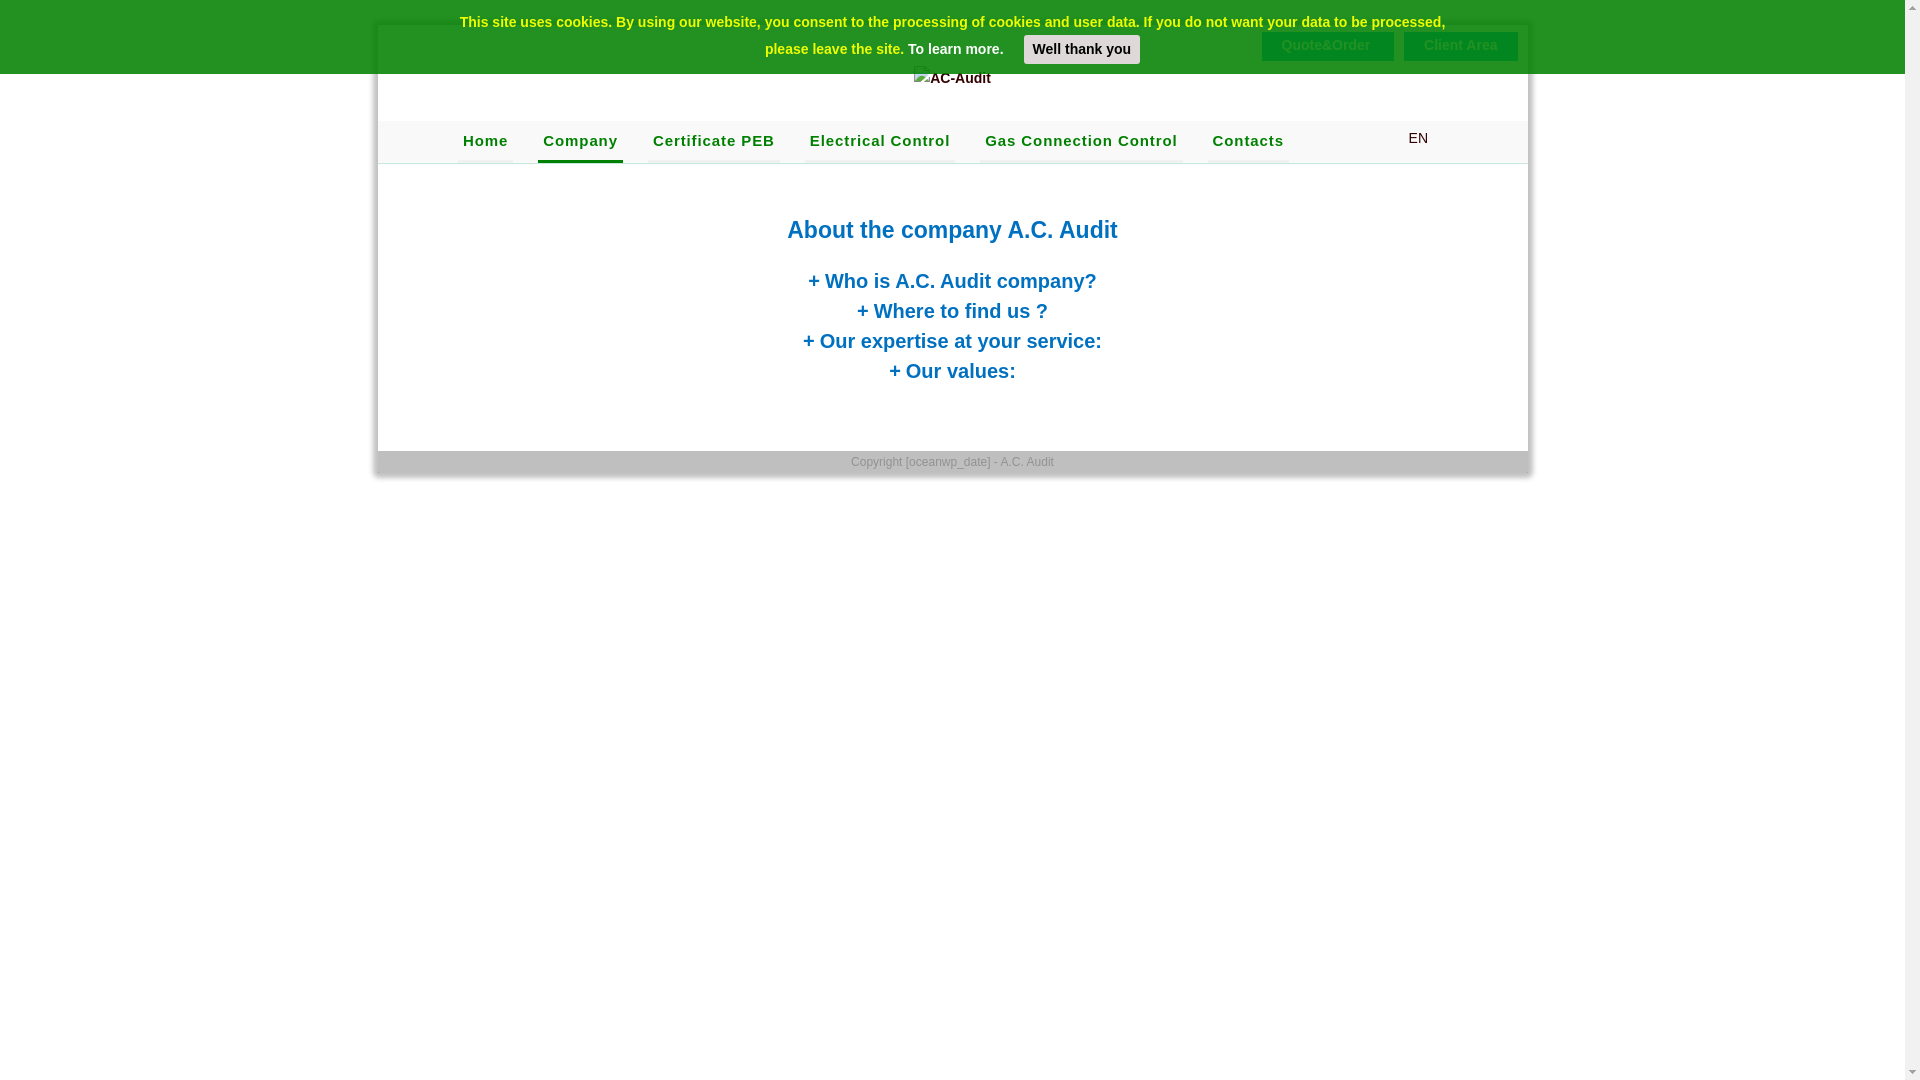 This screenshot has width=1920, height=1080. I want to click on 'Contacts', so click(1247, 141).